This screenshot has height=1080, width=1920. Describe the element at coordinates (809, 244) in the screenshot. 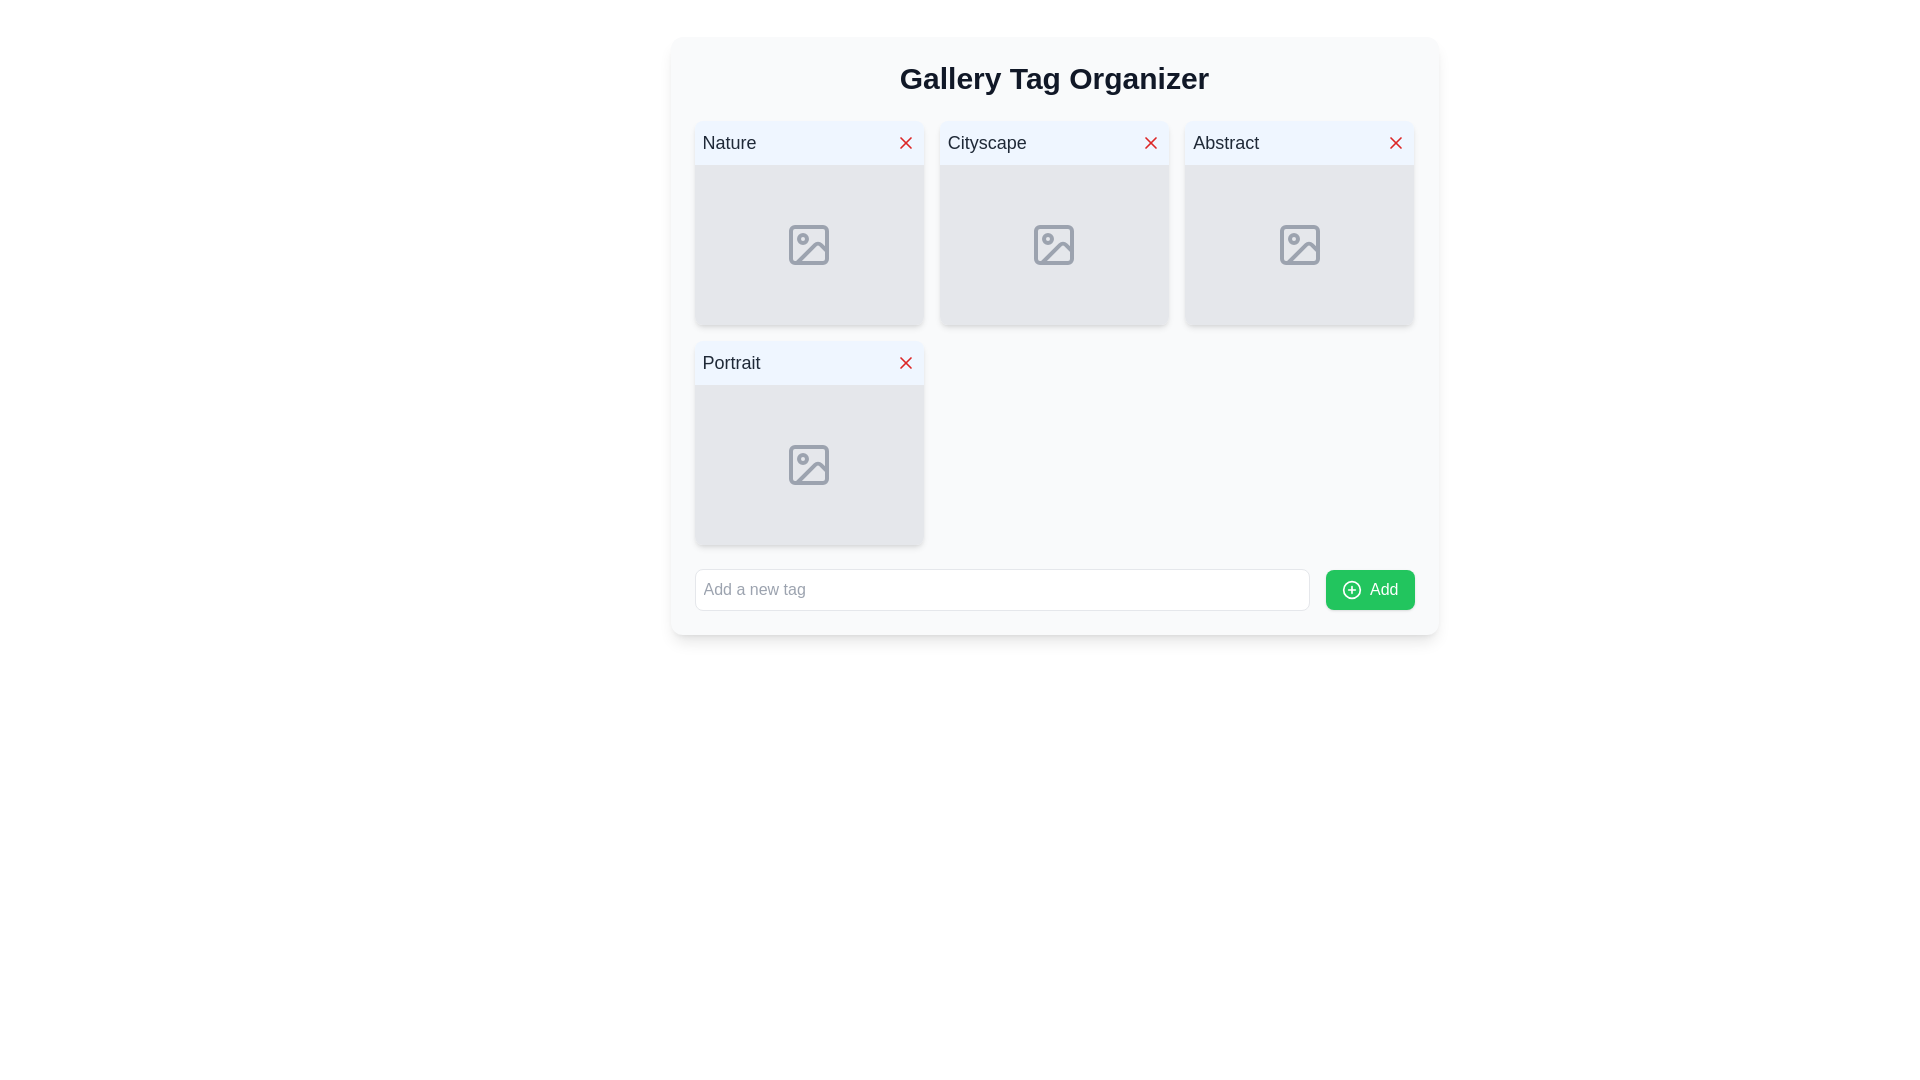

I see `the SVG icon representing the 'Nature' category, which visually indicates the type of content related to this category` at that location.